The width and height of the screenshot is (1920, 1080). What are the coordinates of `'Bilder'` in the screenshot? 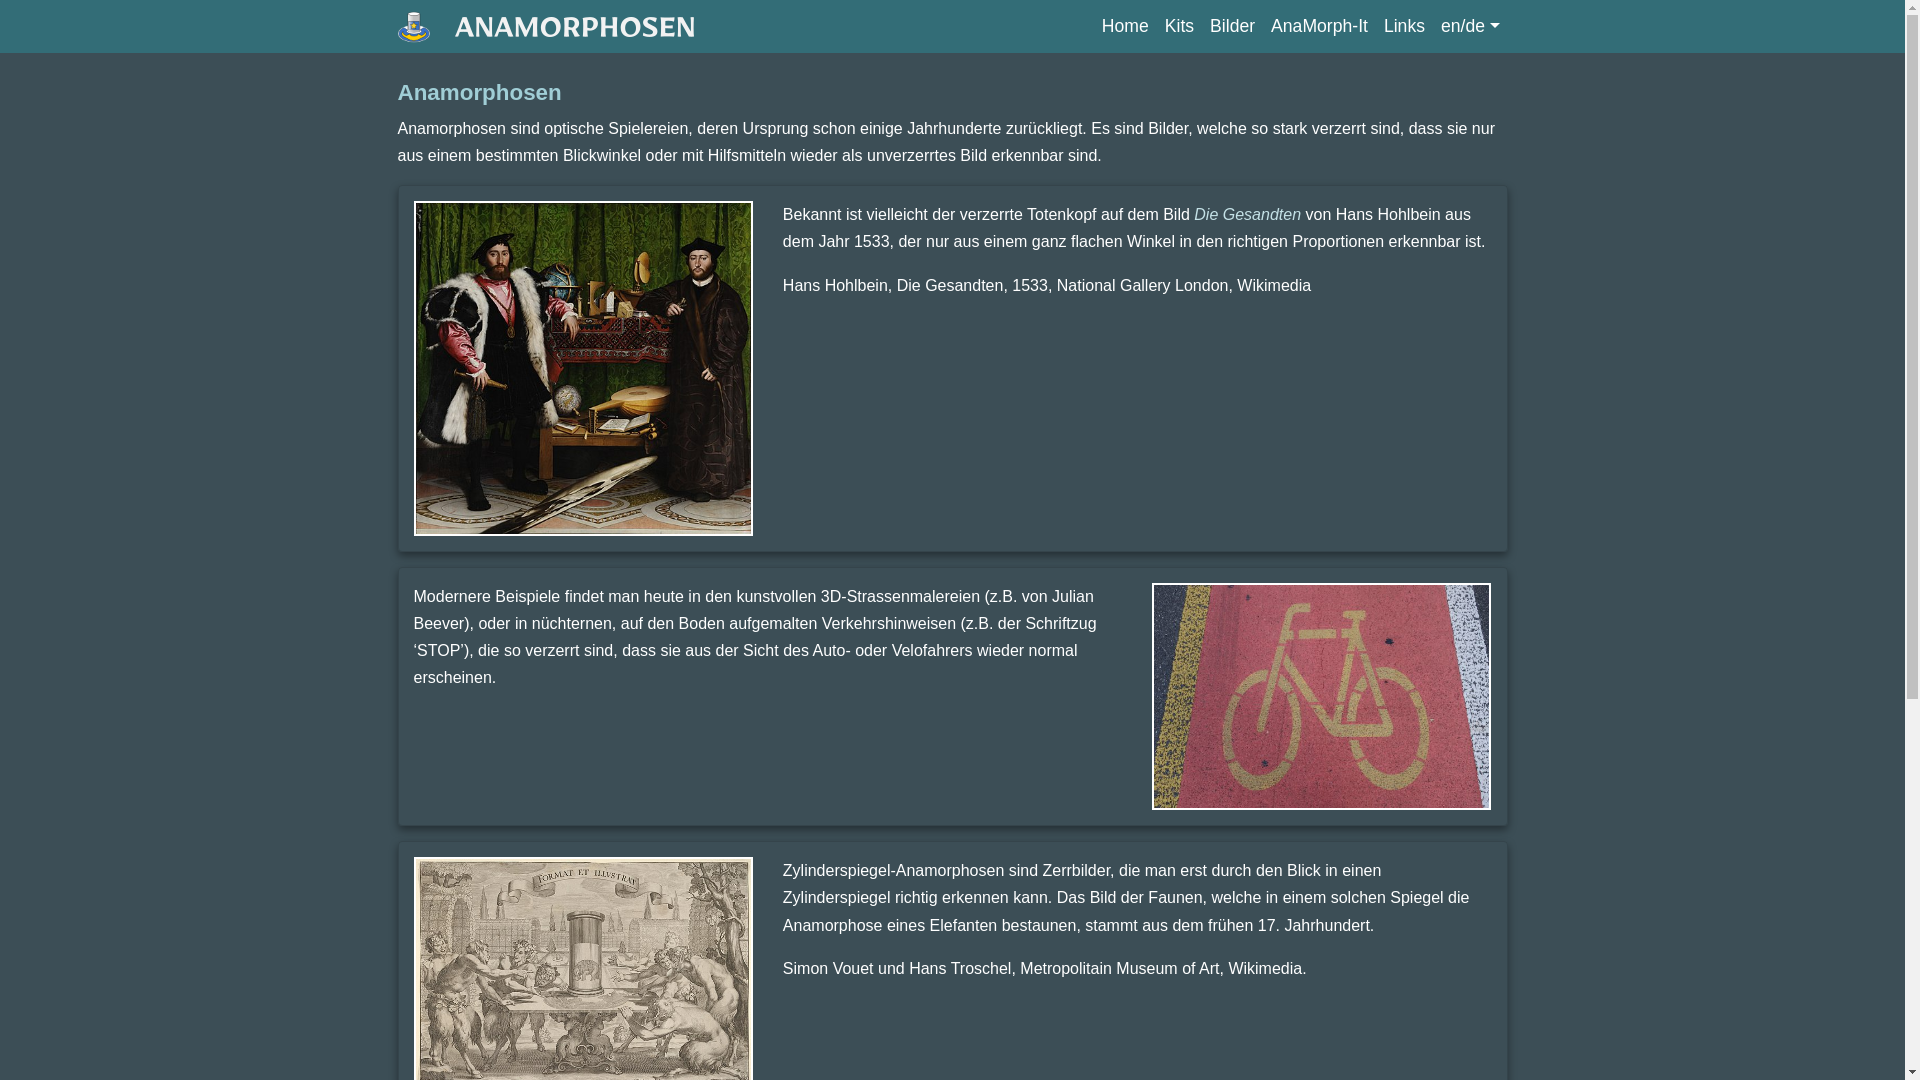 It's located at (1200, 26).